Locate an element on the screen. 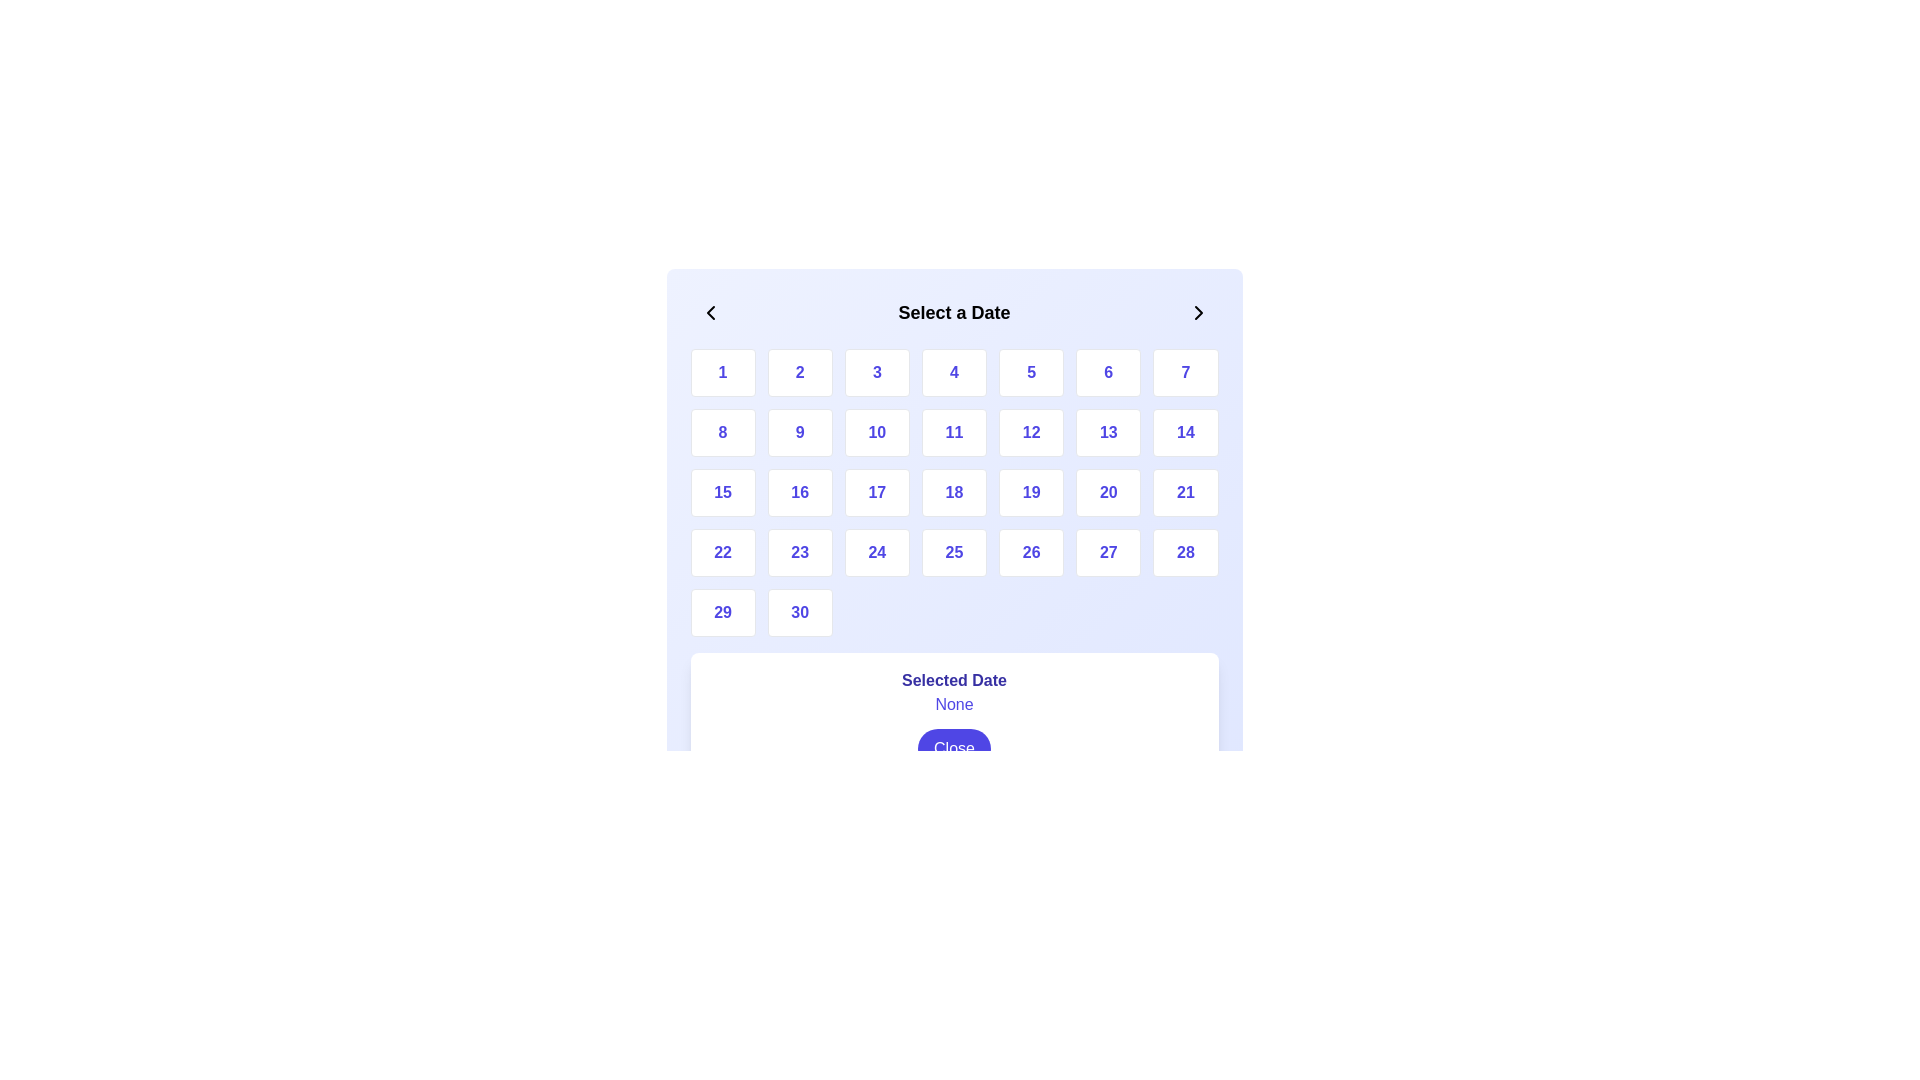  the static text label styled in indigo color, located below the title 'Selected Date' and above the 'Close' button is located at coordinates (953, 704).